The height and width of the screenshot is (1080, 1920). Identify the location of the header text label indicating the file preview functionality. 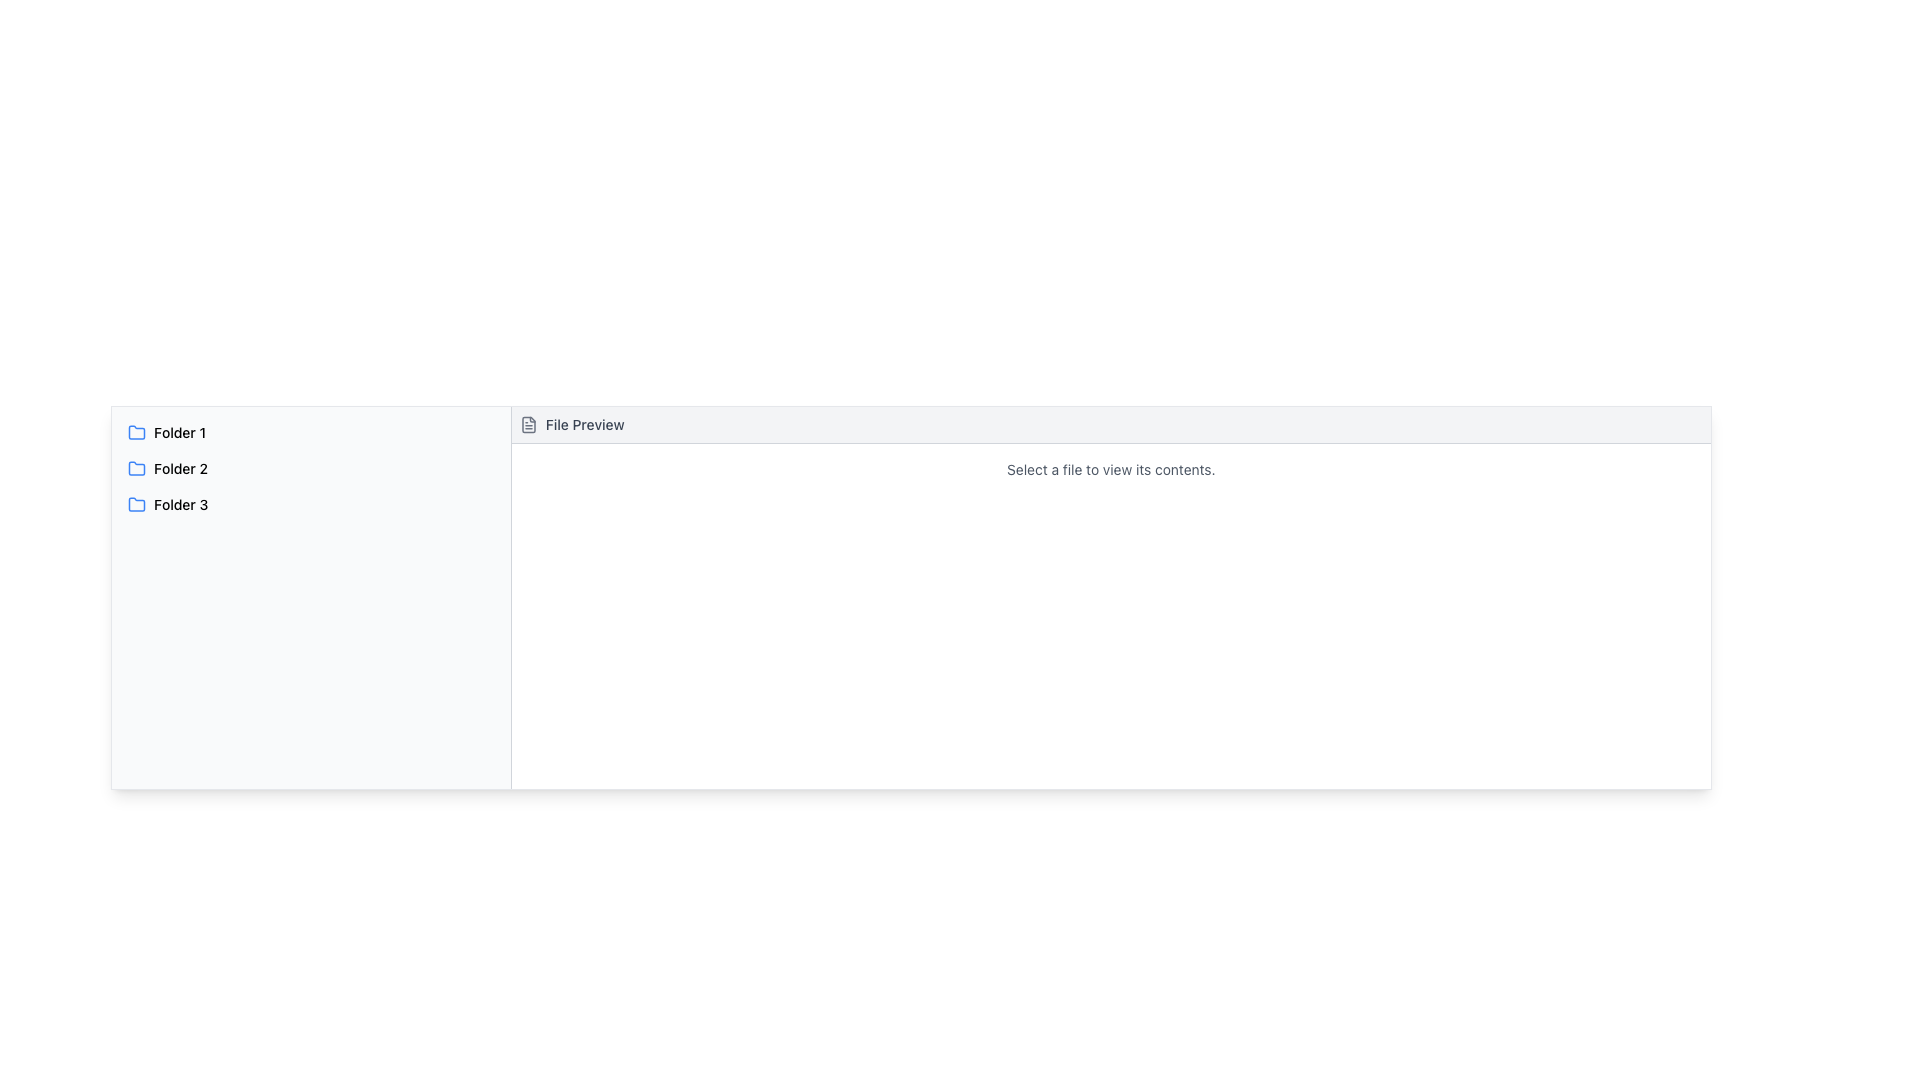
(584, 423).